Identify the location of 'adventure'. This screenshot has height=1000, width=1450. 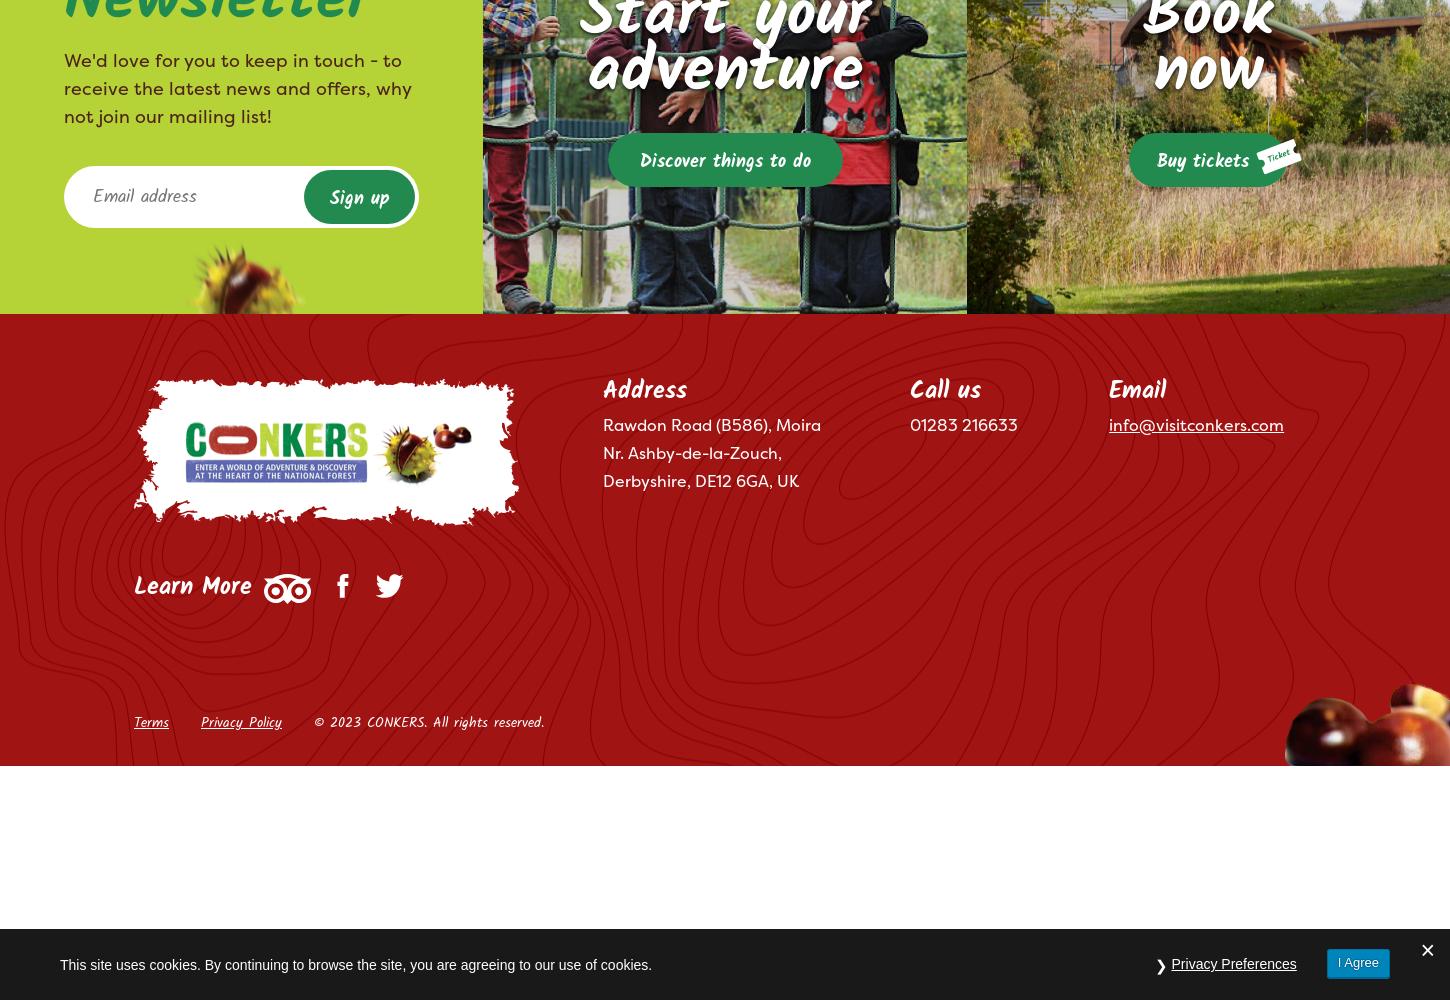
(723, 71).